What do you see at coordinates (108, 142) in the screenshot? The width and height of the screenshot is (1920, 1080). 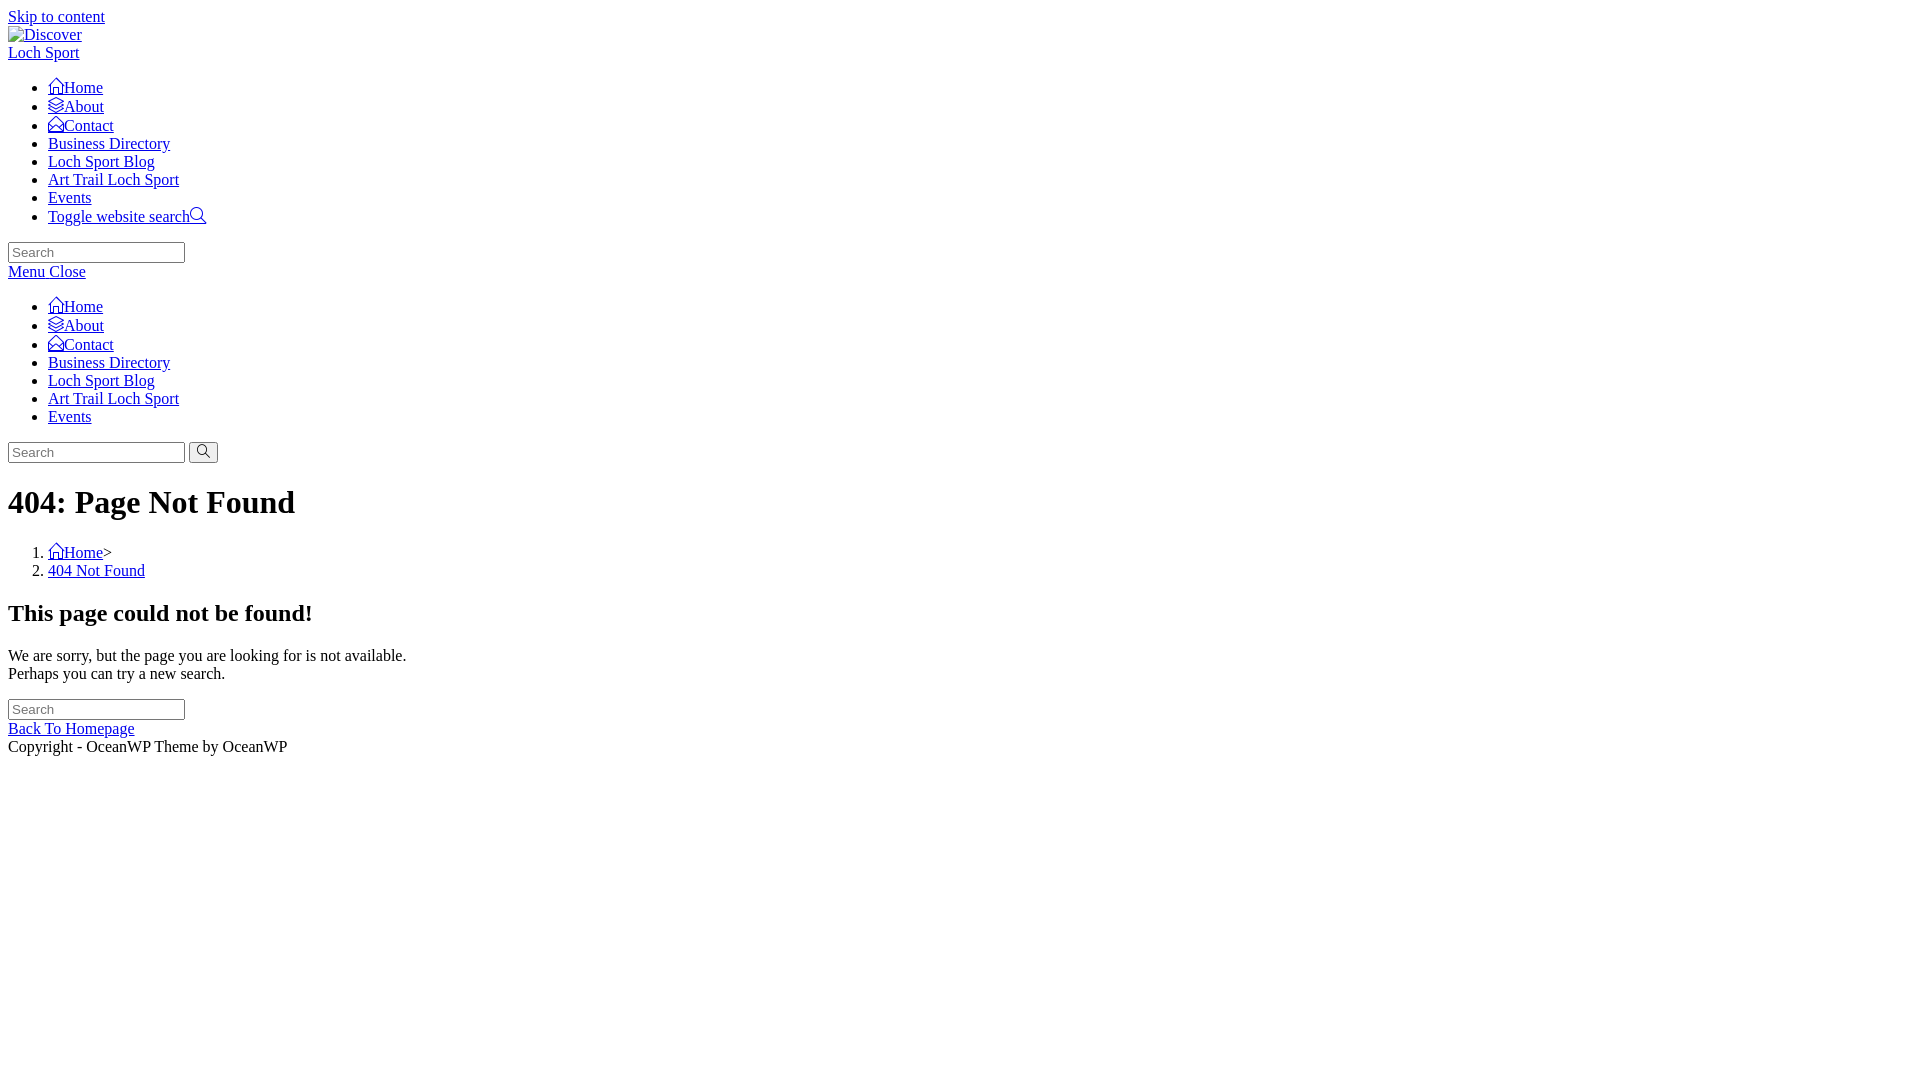 I see `'Business Directory'` at bounding box center [108, 142].